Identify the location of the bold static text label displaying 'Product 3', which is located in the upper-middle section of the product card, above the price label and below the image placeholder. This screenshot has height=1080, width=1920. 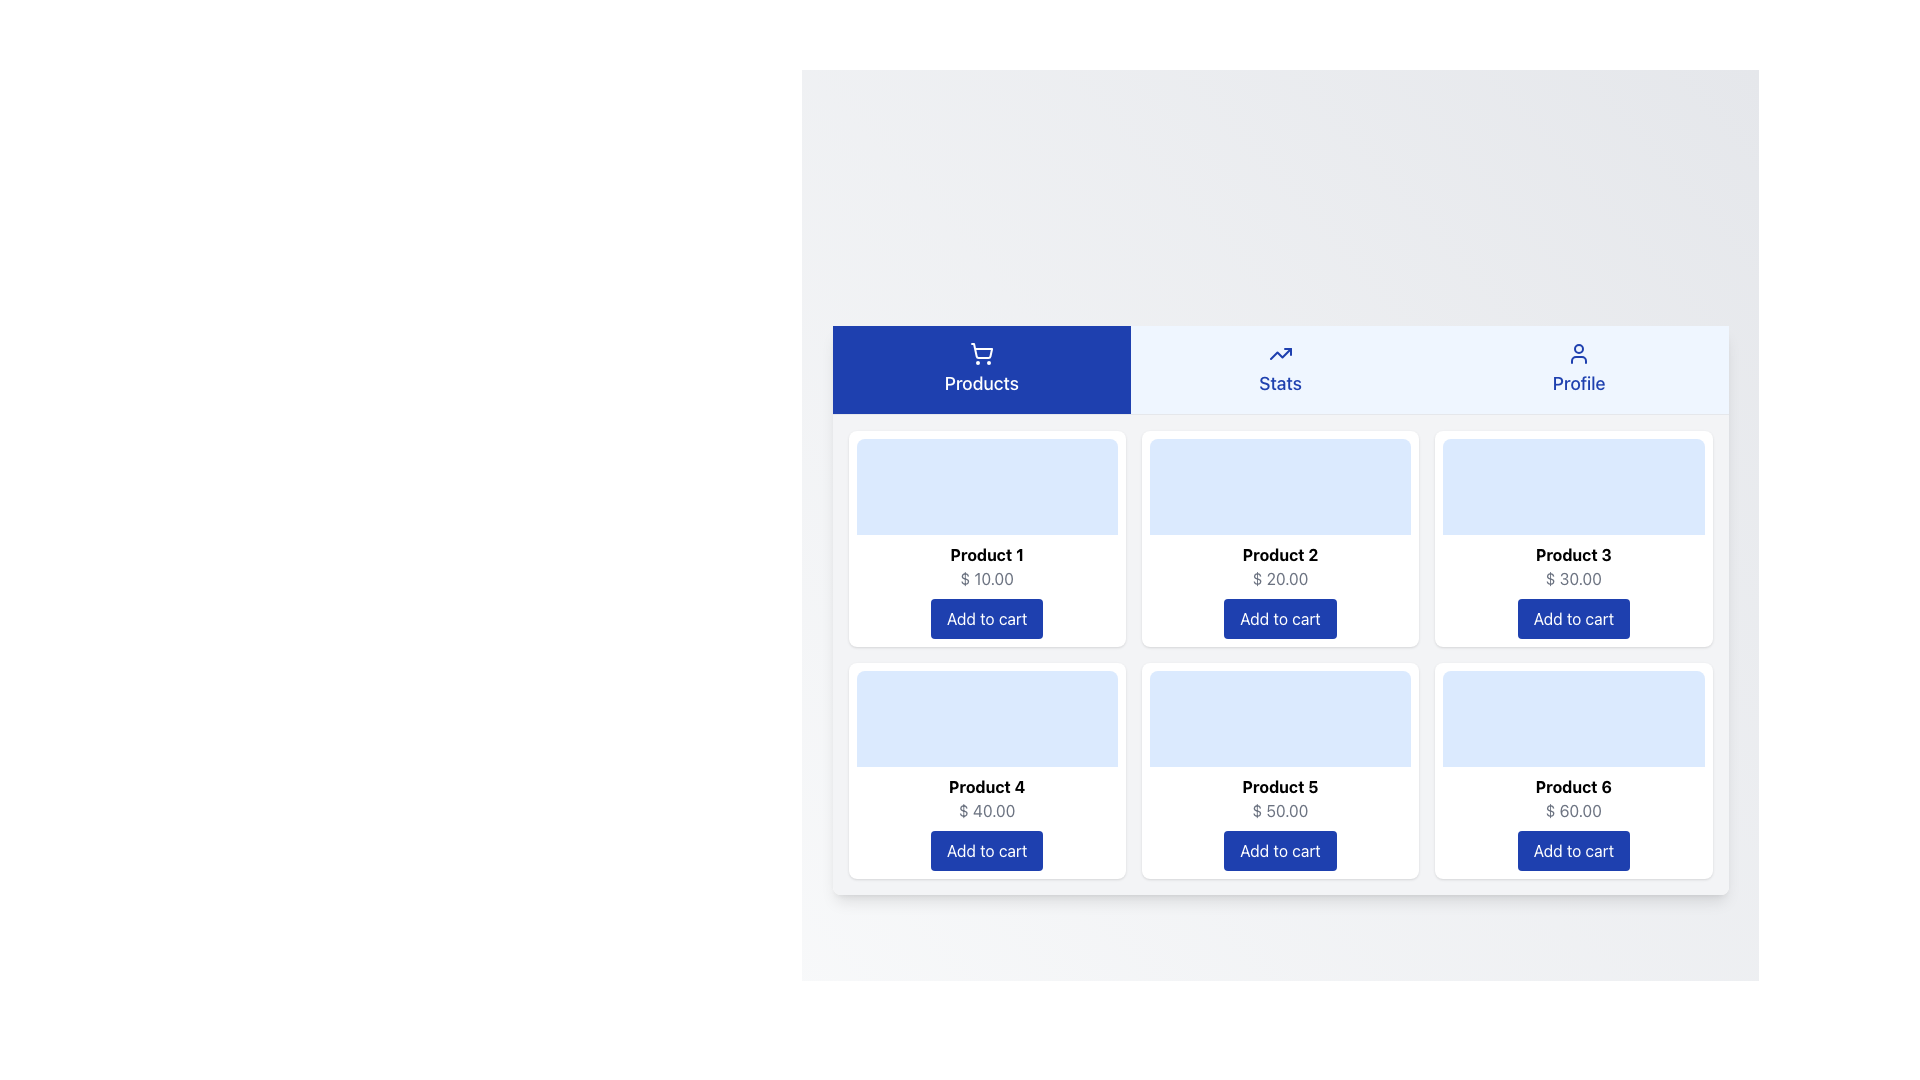
(1572, 554).